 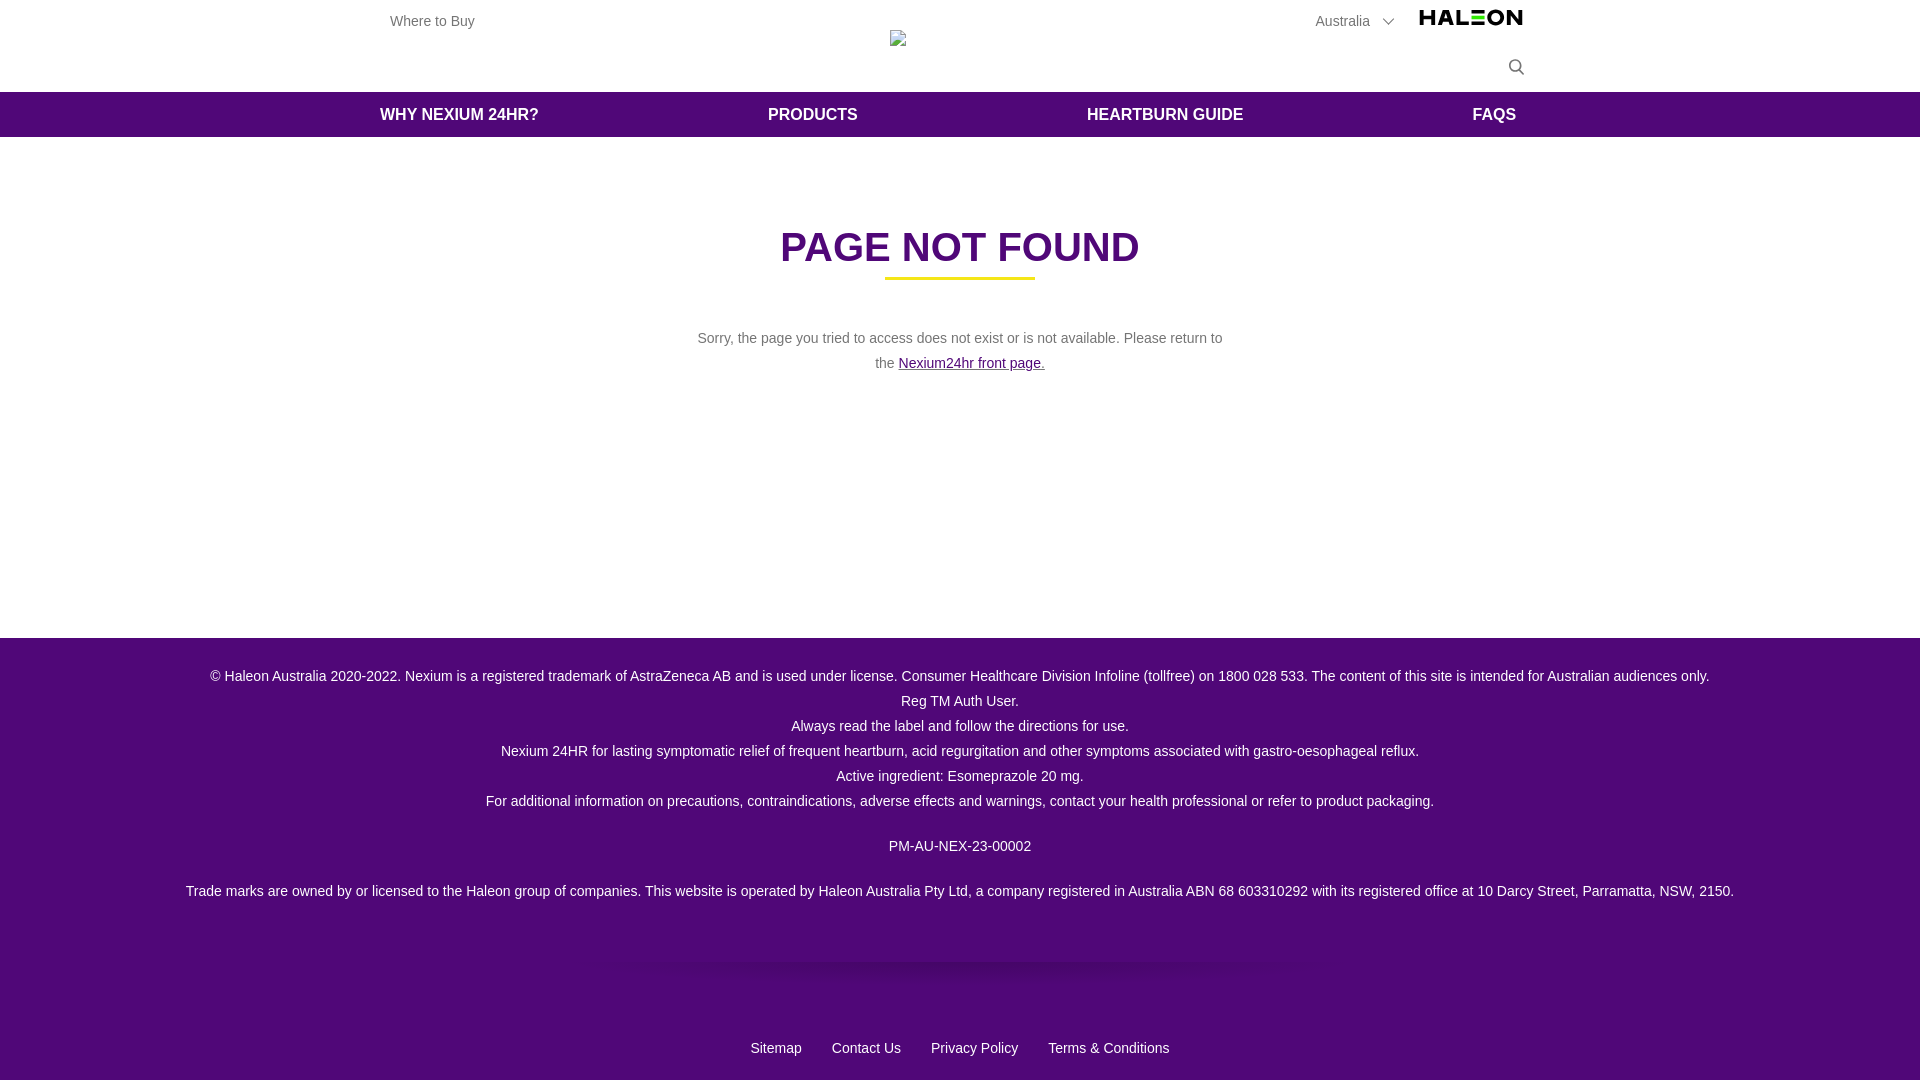 I want to click on 'Nexium Logo', so click(x=960, y=42).